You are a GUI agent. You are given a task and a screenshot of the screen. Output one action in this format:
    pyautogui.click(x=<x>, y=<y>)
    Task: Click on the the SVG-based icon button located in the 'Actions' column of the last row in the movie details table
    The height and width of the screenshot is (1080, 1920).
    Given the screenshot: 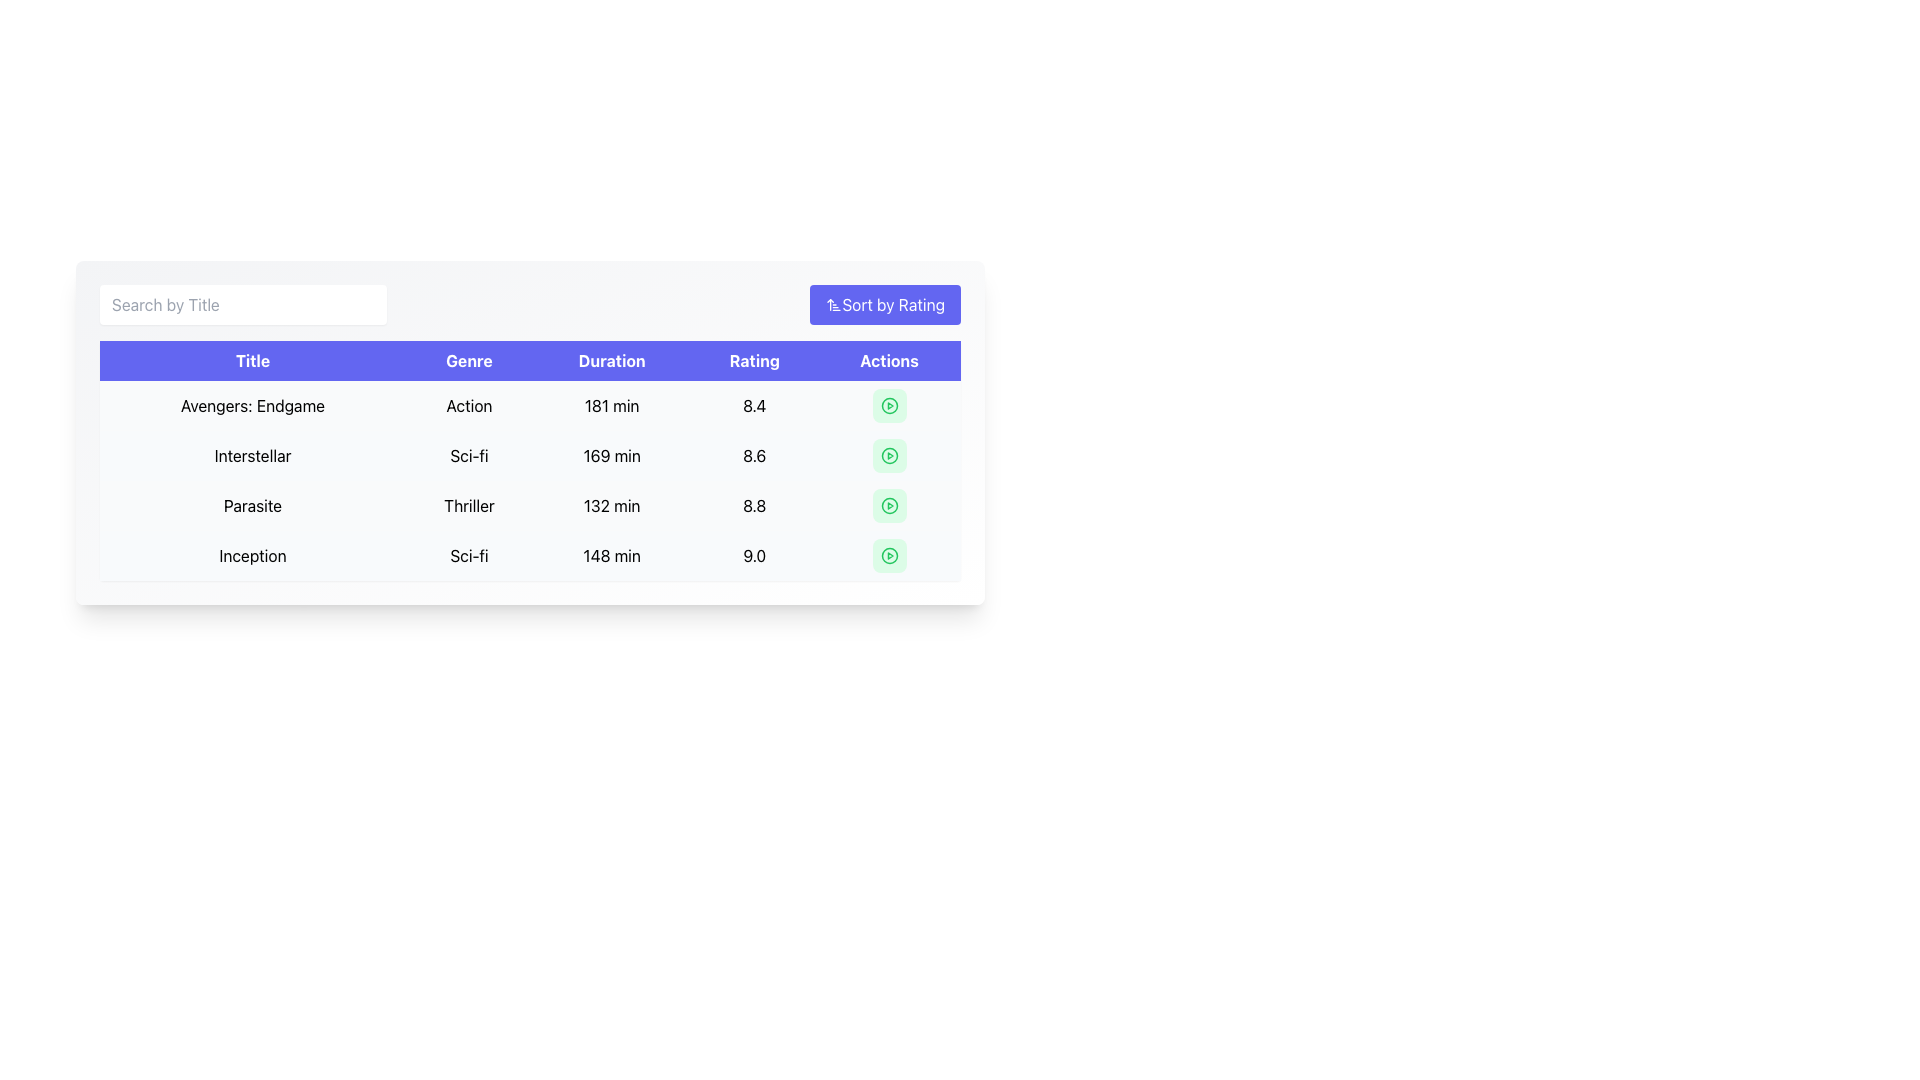 What is the action you would take?
    pyautogui.click(x=887, y=555)
    